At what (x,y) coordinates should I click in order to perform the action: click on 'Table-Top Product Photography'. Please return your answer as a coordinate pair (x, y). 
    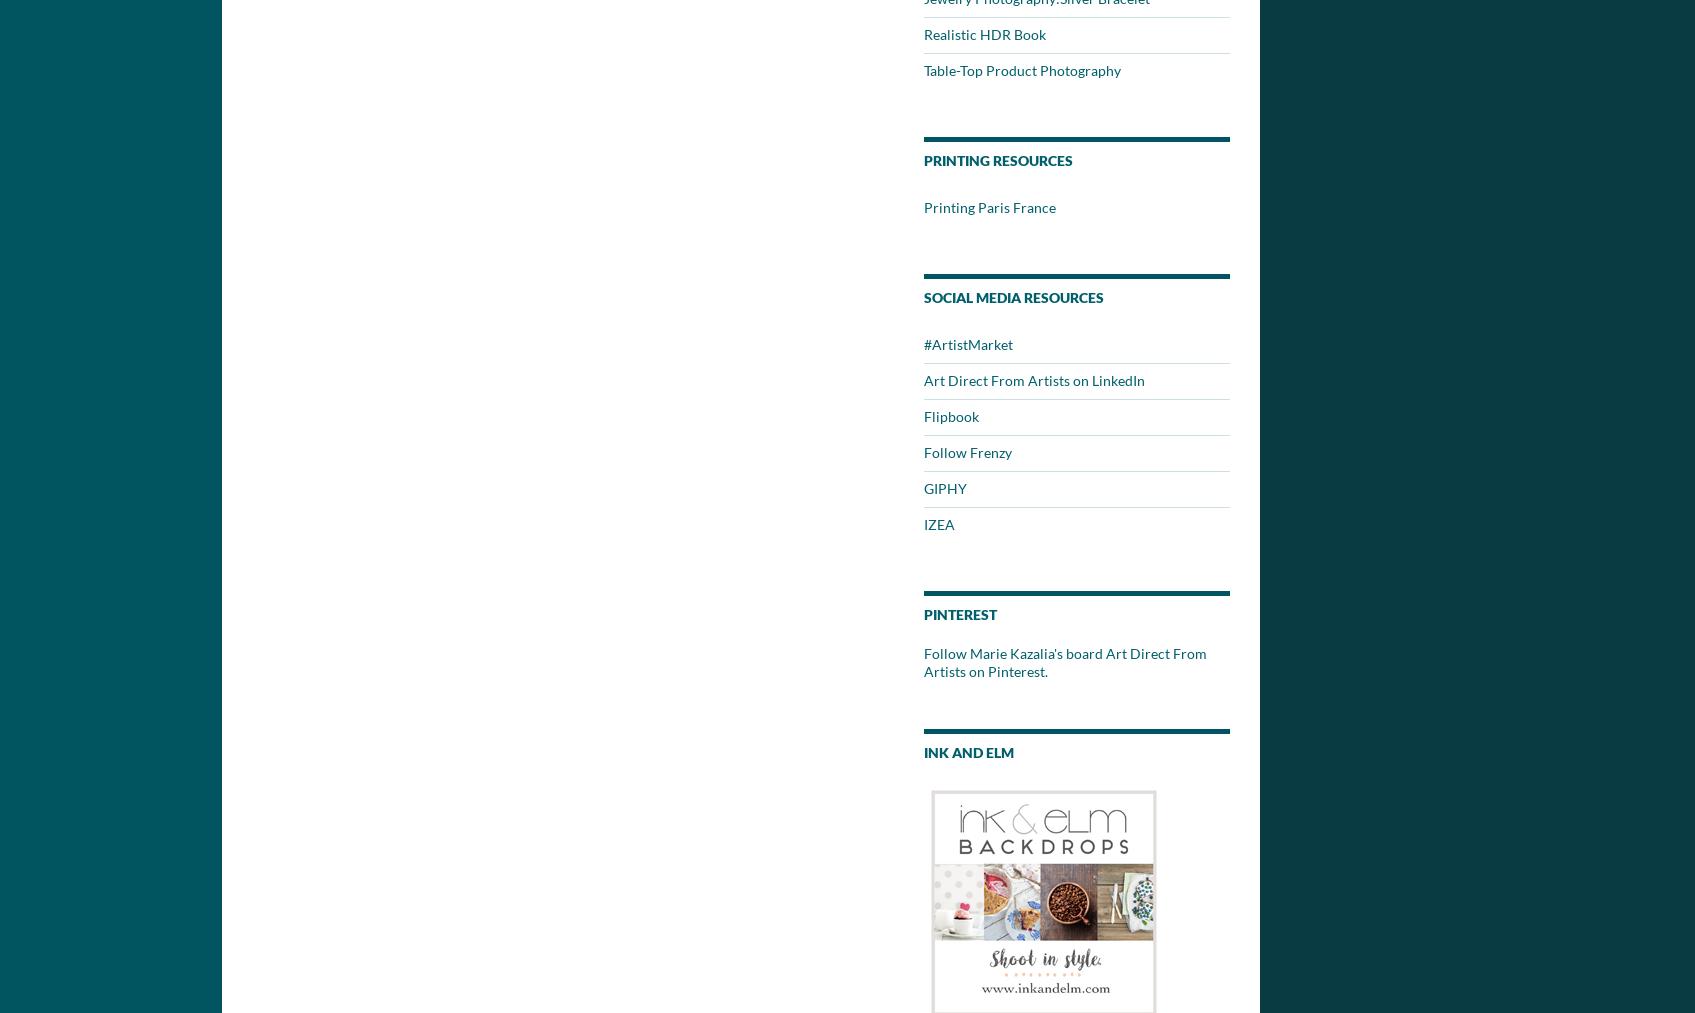
    Looking at the image, I should click on (1021, 69).